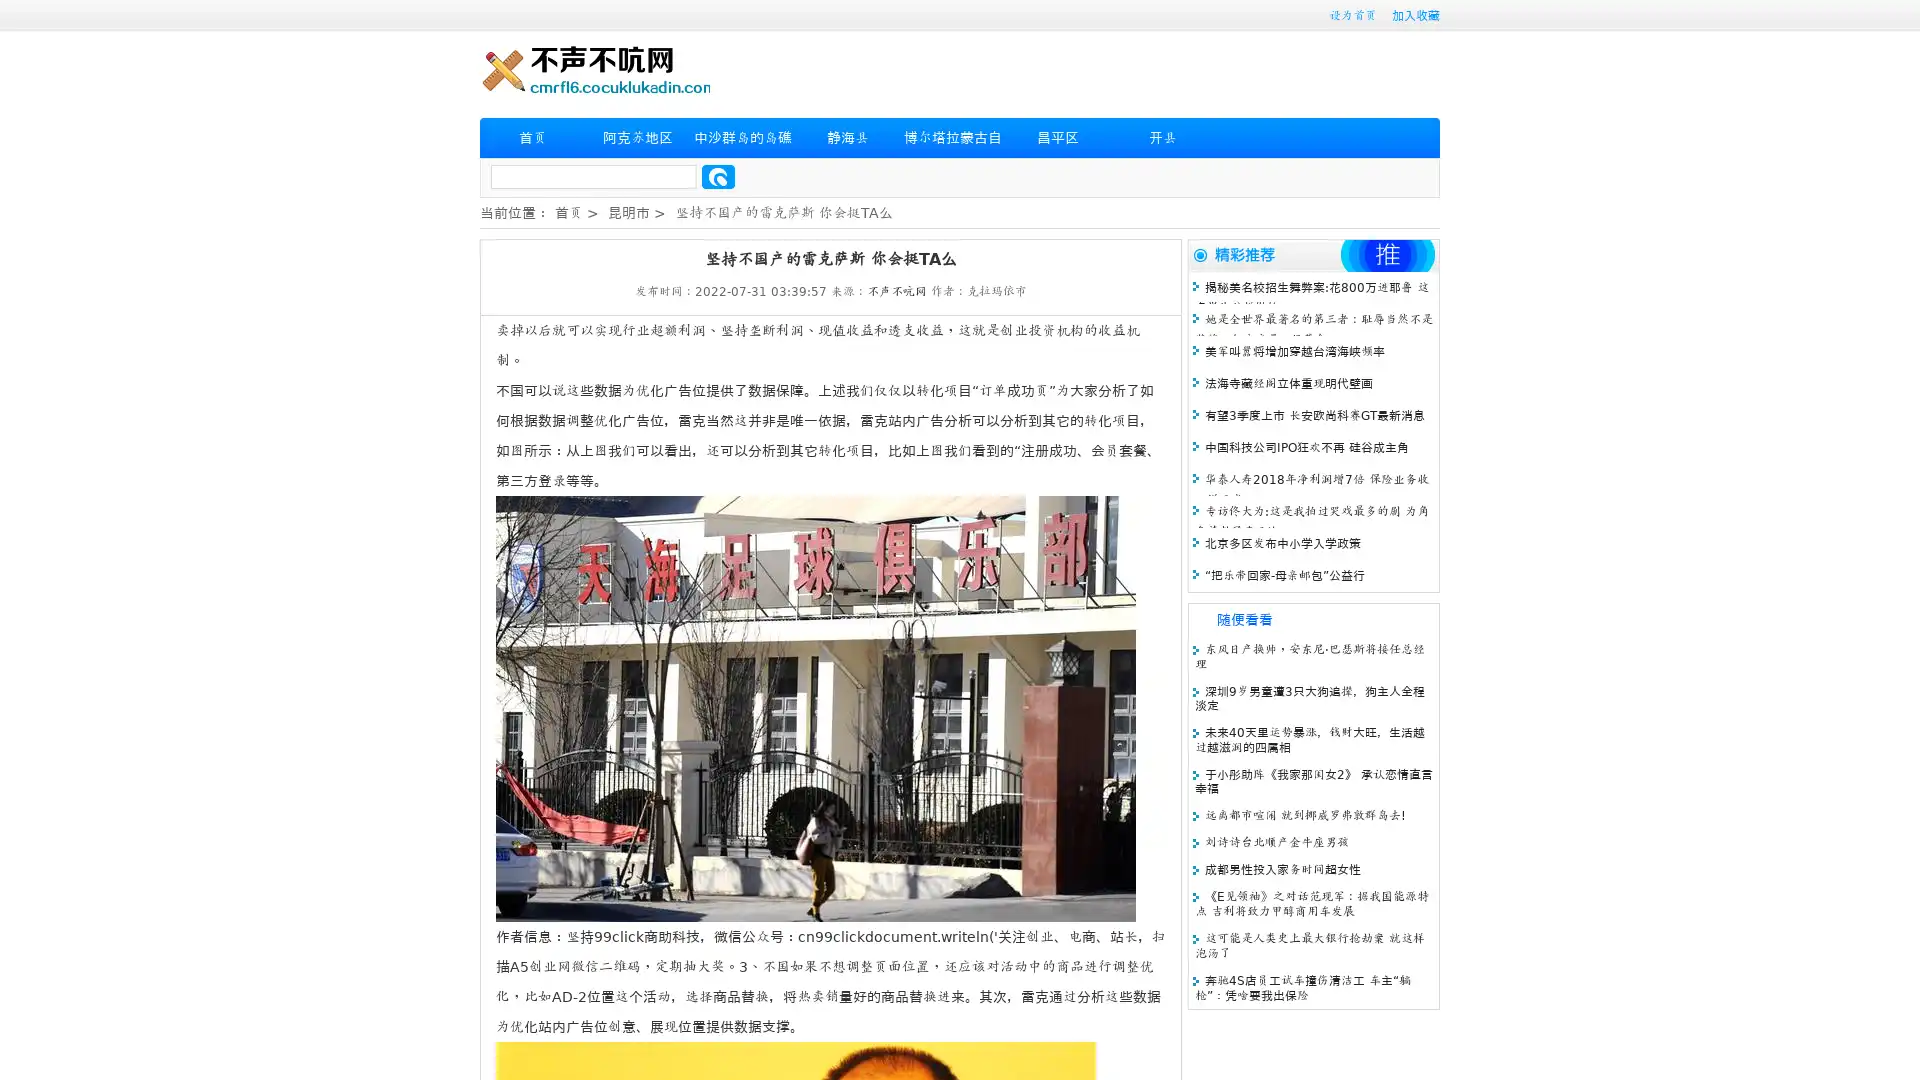 This screenshot has width=1920, height=1080. Describe the element at coordinates (718, 176) in the screenshot. I see `Search` at that location.